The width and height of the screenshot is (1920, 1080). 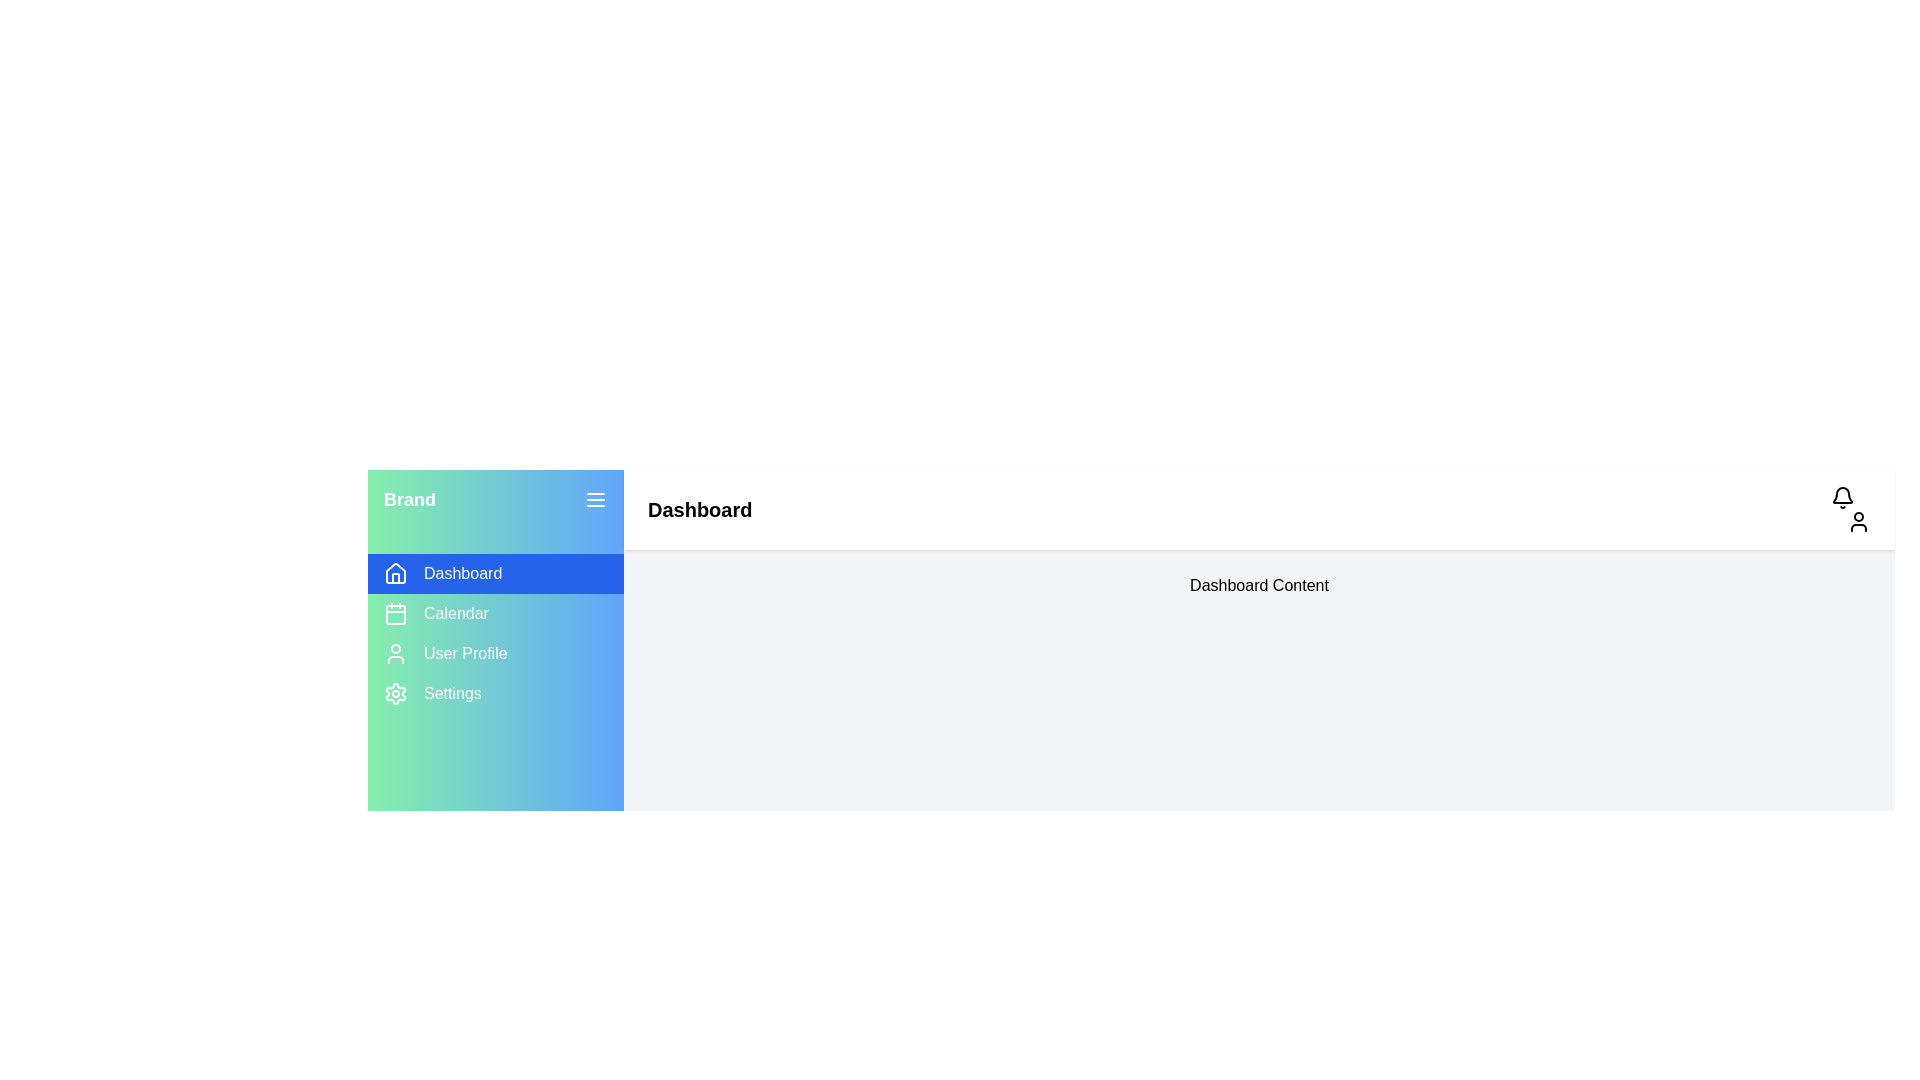 I want to click on the user profile icon, which is an outline resembling a head and shoulders, located in the menu panel to the left of the 'User Profile' label and below the 'Calendar' entry, so click(x=395, y=654).